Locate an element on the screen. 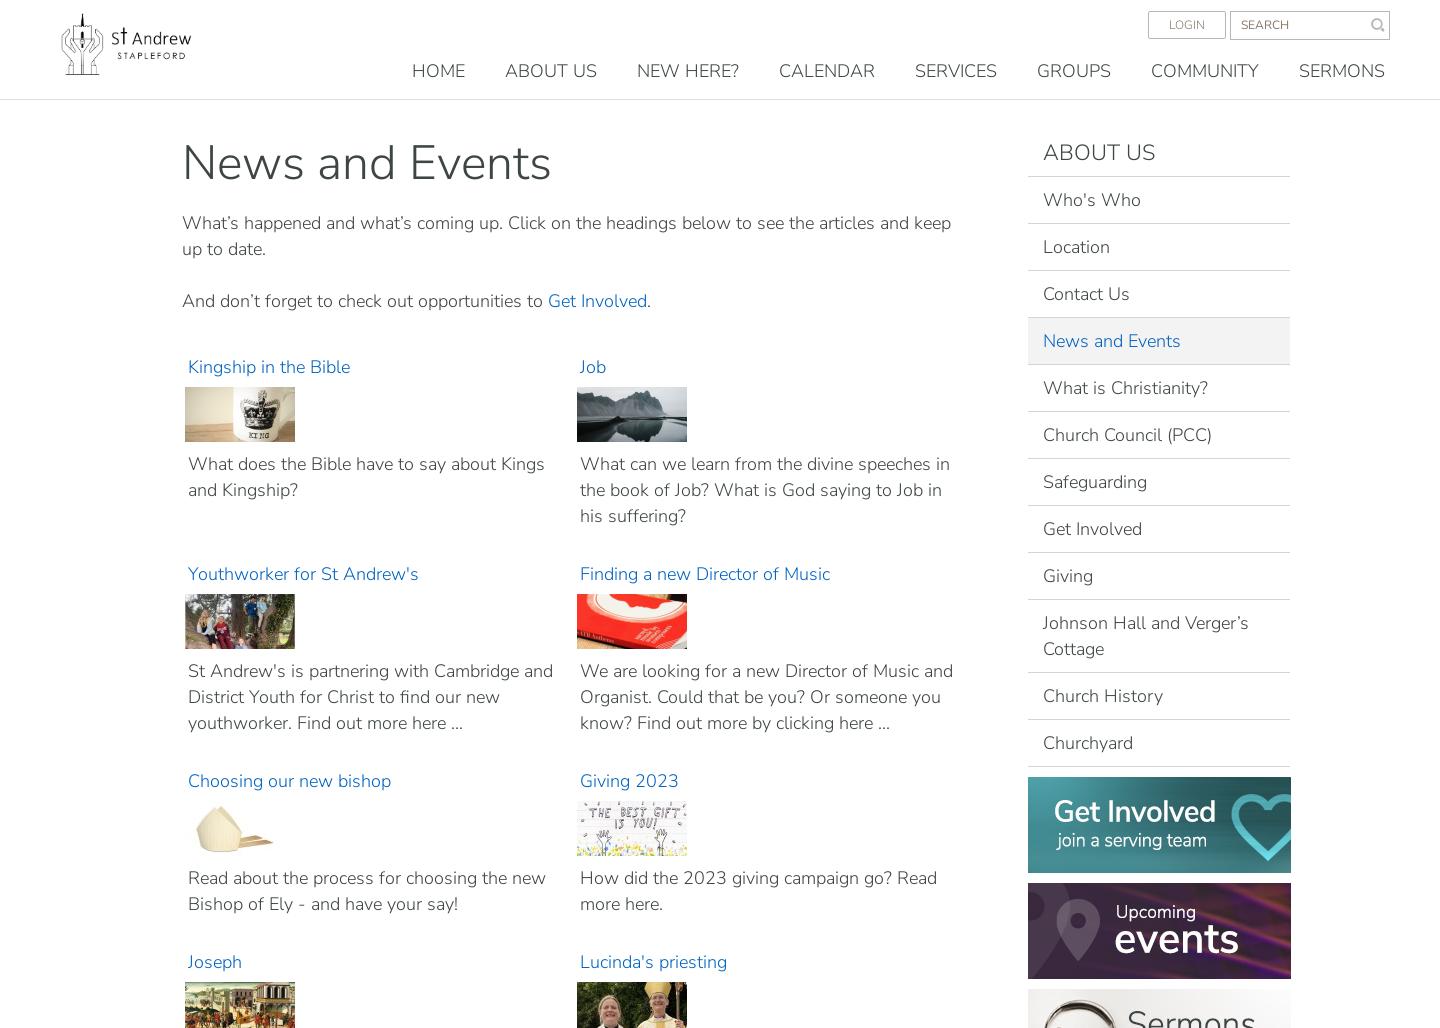 The width and height of the screenshot is (1440, 1028). 'We are looking for a new Director of Music and Organist. Could that be you? Or someone you know? Find out more by clicking here ...' is located at coordinates (764, 696).